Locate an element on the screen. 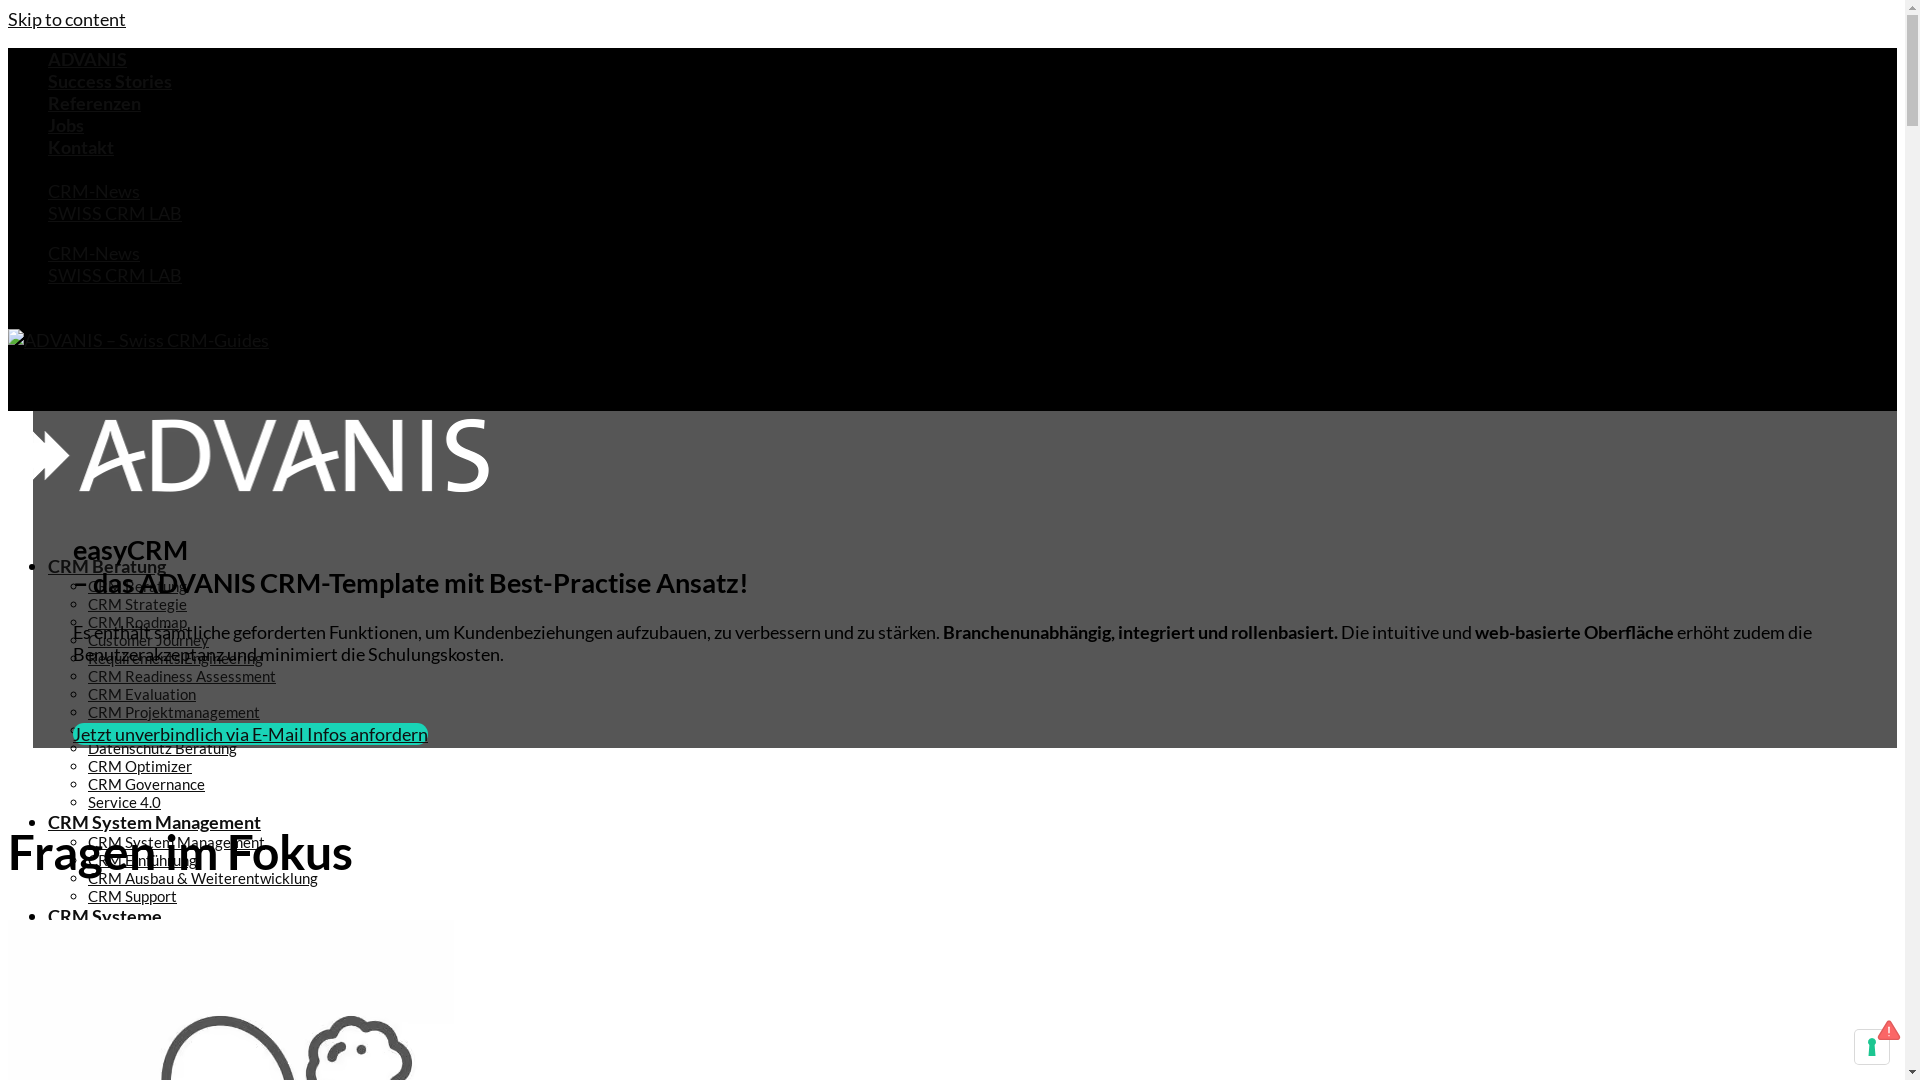 The width and height of the screenshot is (1920, 1080). 'Referenzen' is located at coordinates (48, 103).